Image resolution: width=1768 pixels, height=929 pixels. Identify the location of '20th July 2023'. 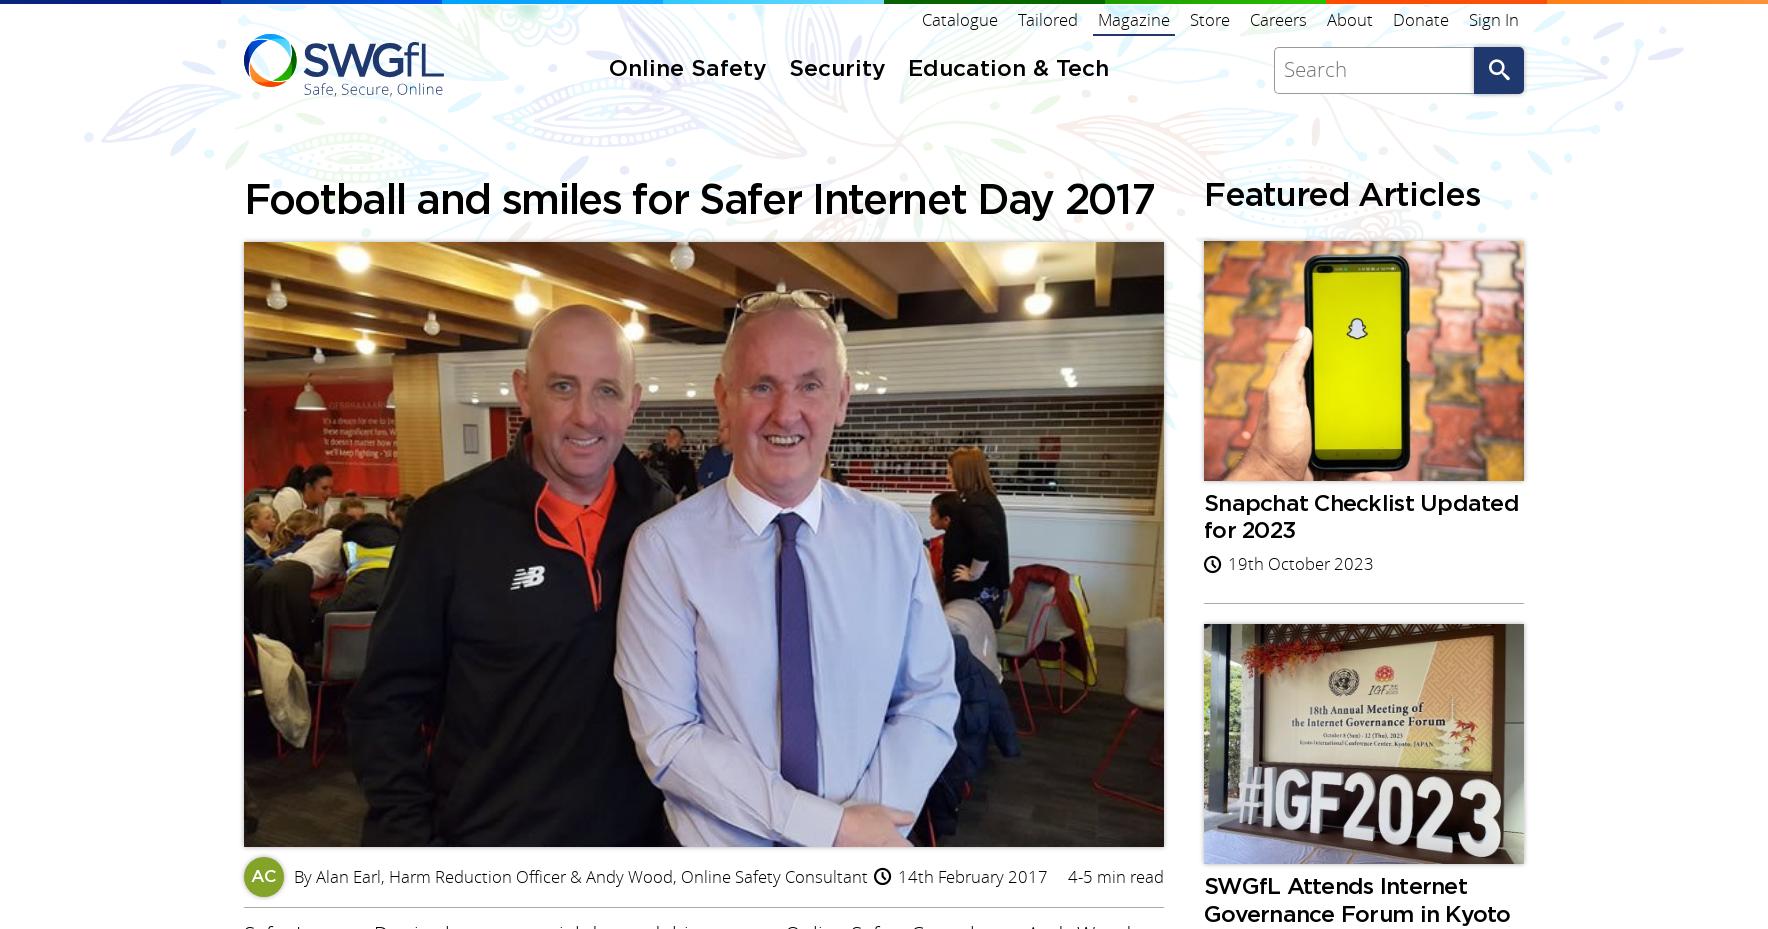
(1283, 250).